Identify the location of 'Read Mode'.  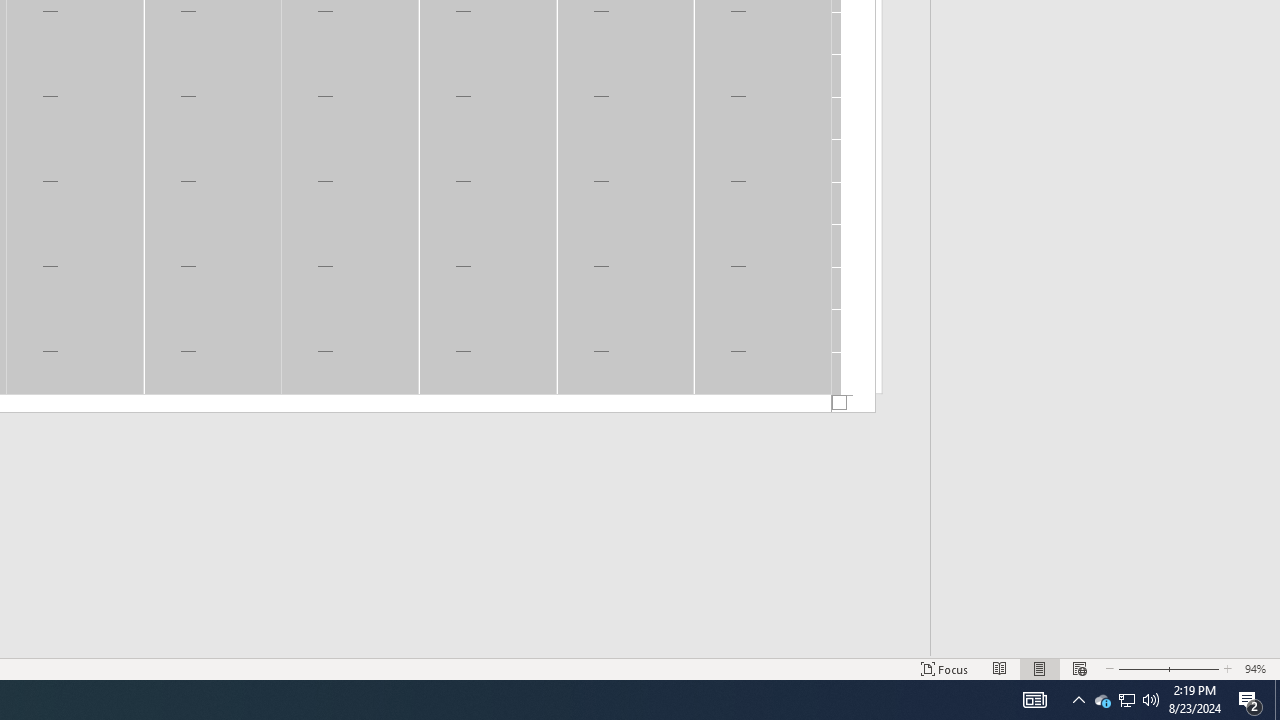
(1000, 669).